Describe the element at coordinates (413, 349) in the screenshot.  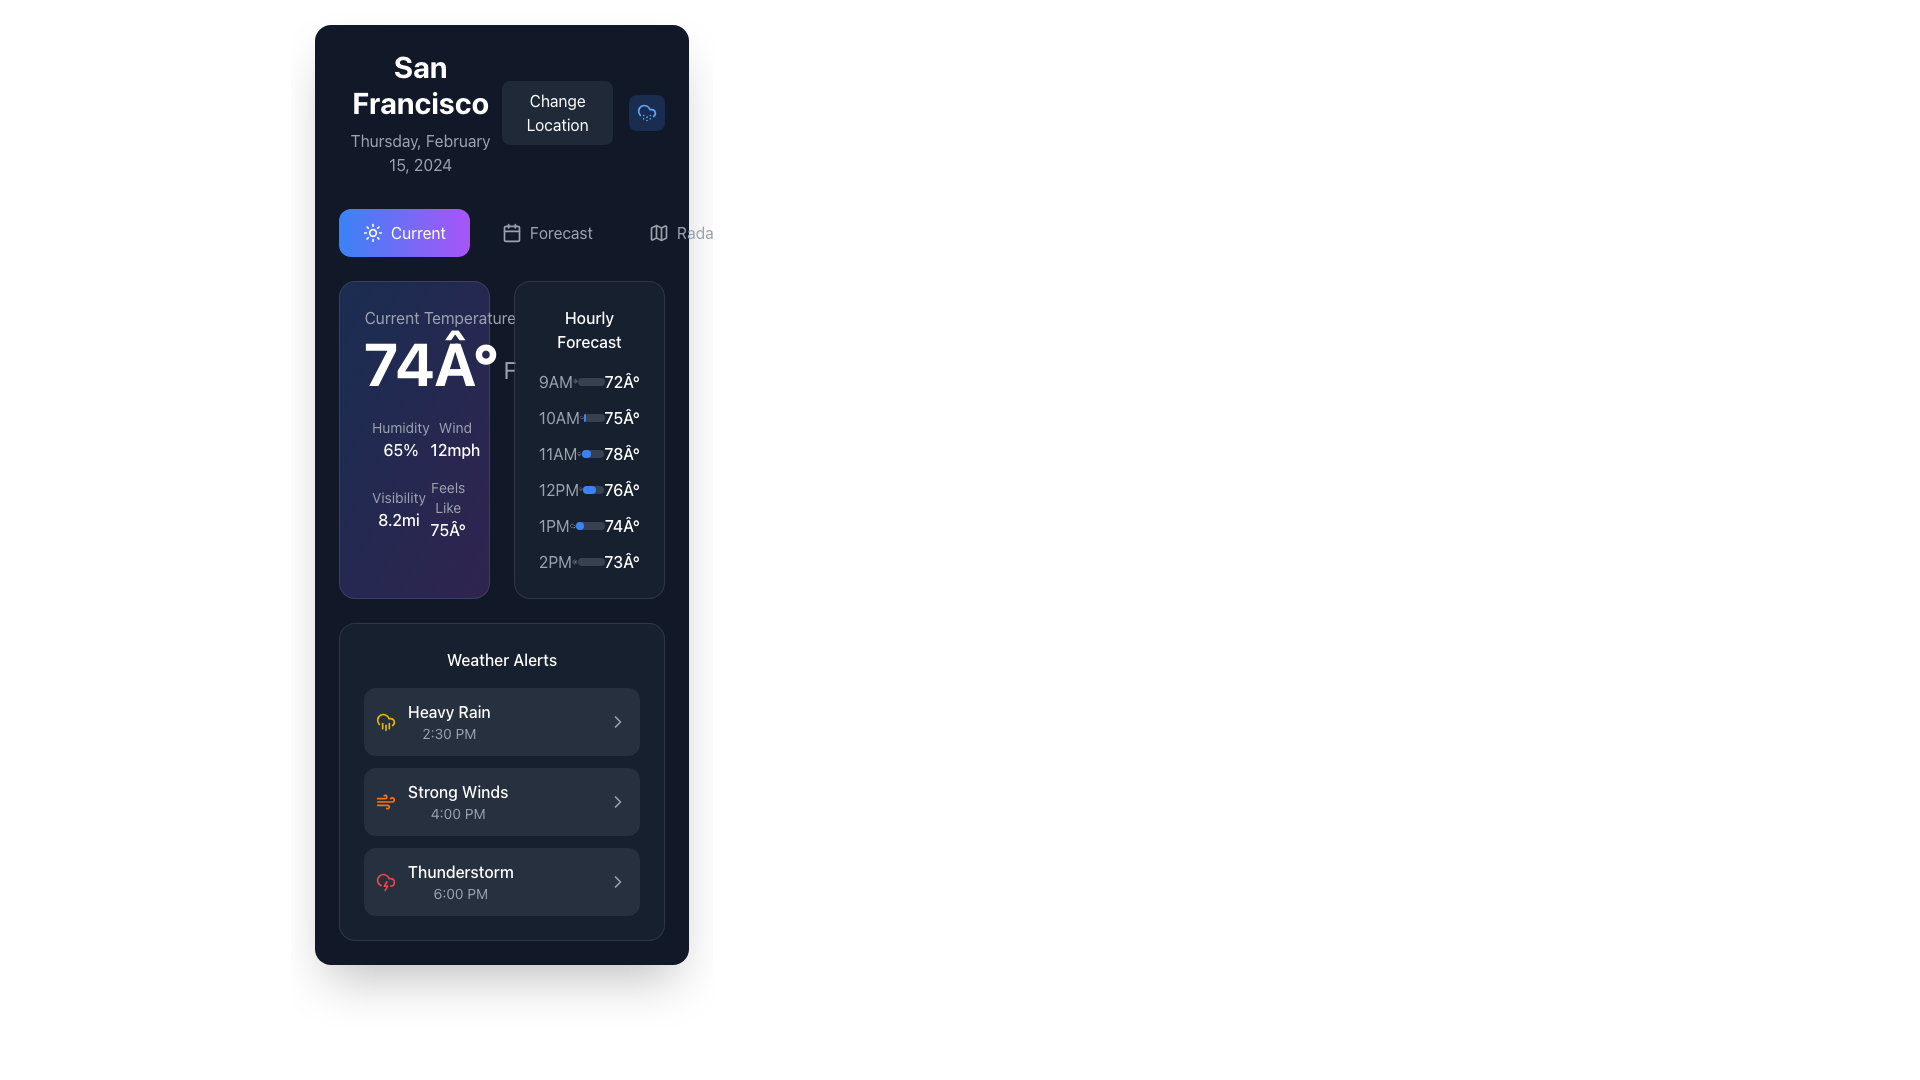
I see `the Text Label displaying '74Â°F' in large, bold, white font, which is part of the current weather information section` at that location.